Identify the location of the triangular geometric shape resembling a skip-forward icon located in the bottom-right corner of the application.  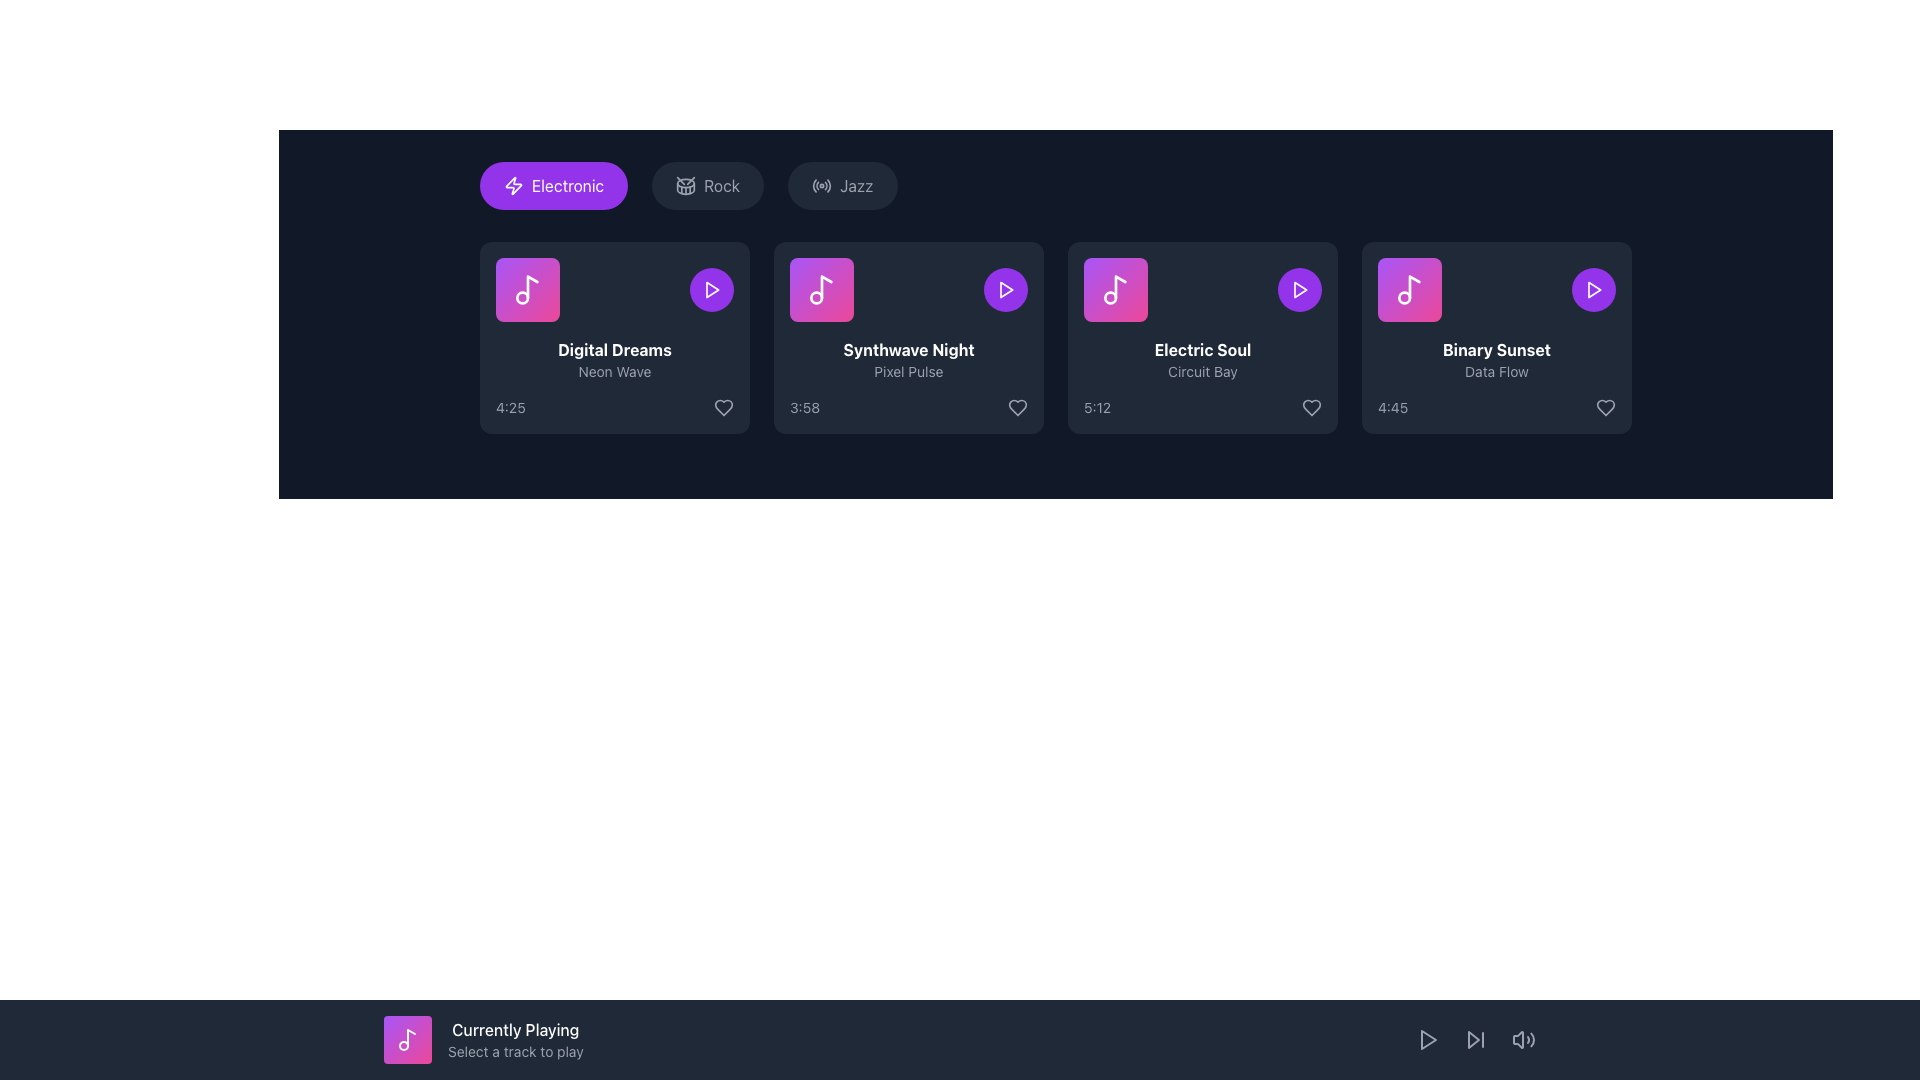
(1473, 1039).